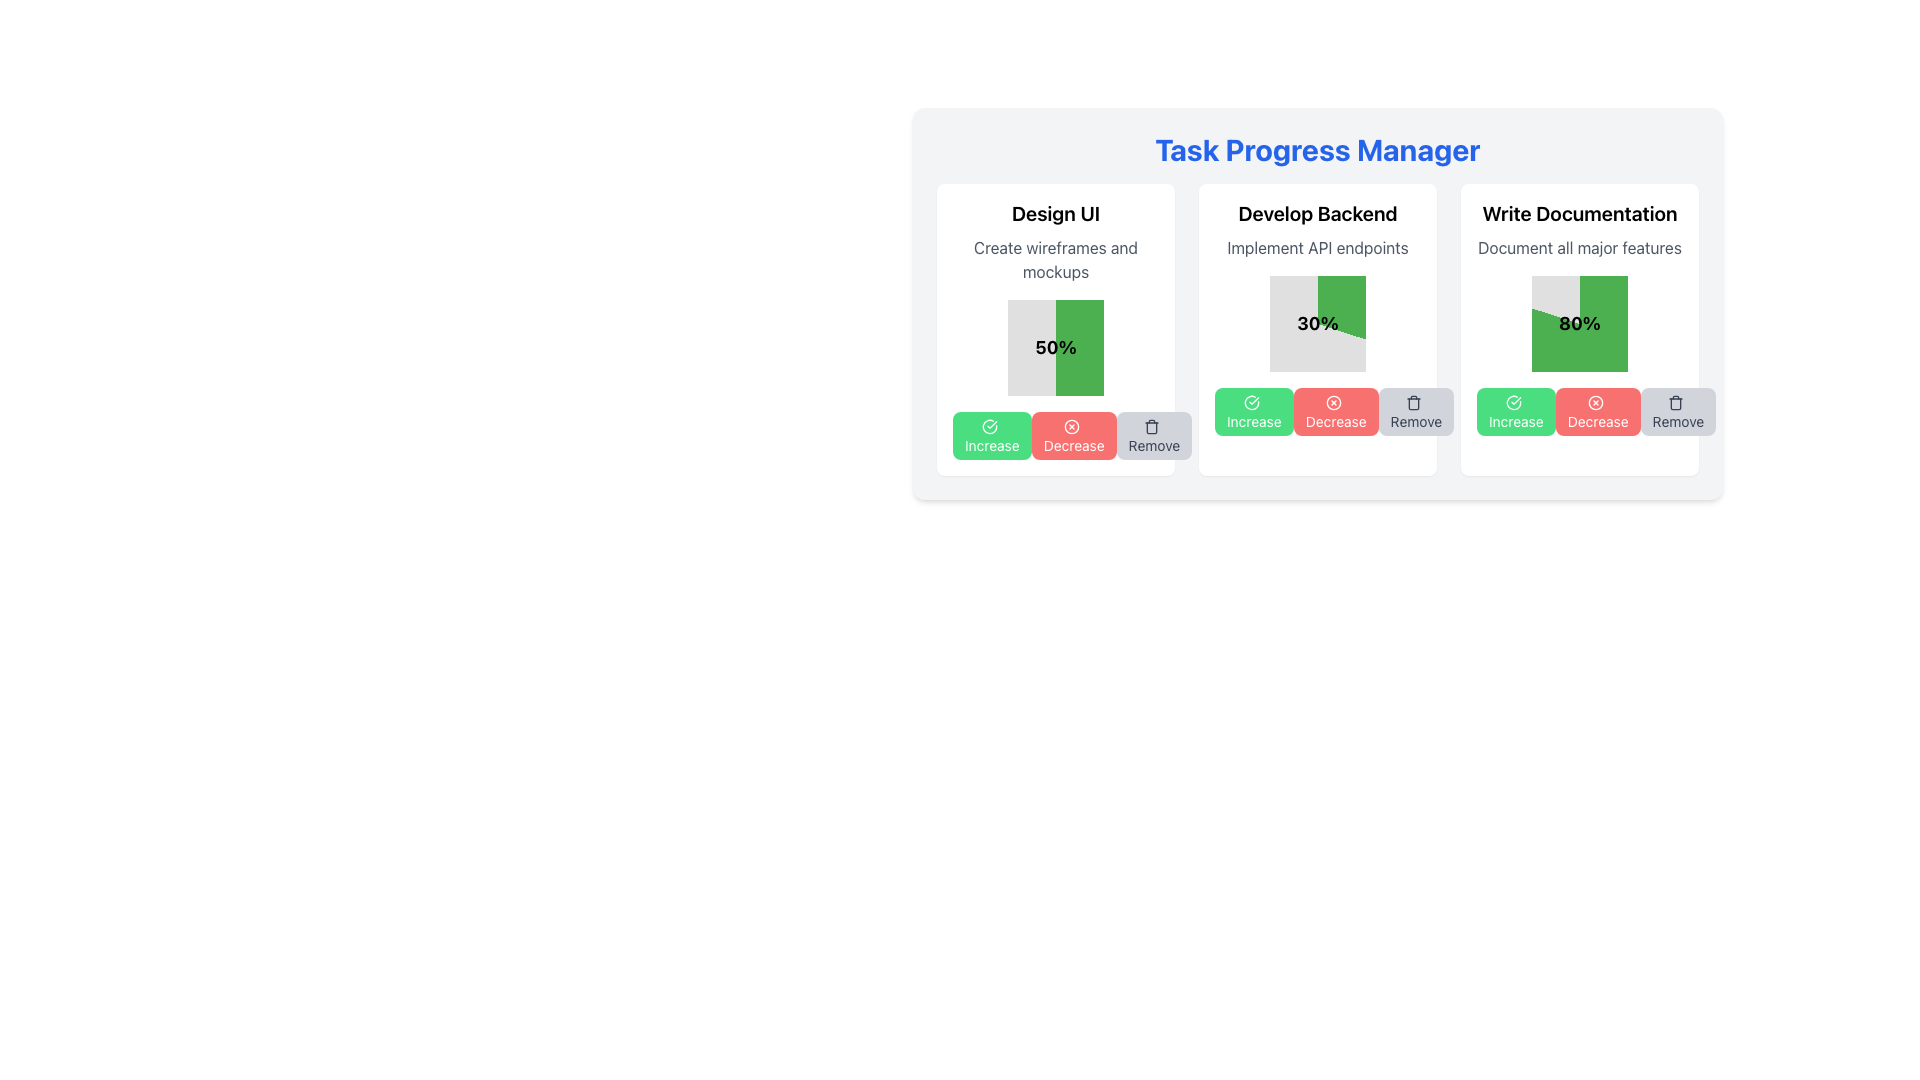 The width and height of the screenshot is (1920, 1080). What do you see at coordinates (1415, 411) in the screenshot?
I see `the remove button located to the right of the 'Decrease' button in the 'Develop Backend' section` at bounding box center [1415, 411].